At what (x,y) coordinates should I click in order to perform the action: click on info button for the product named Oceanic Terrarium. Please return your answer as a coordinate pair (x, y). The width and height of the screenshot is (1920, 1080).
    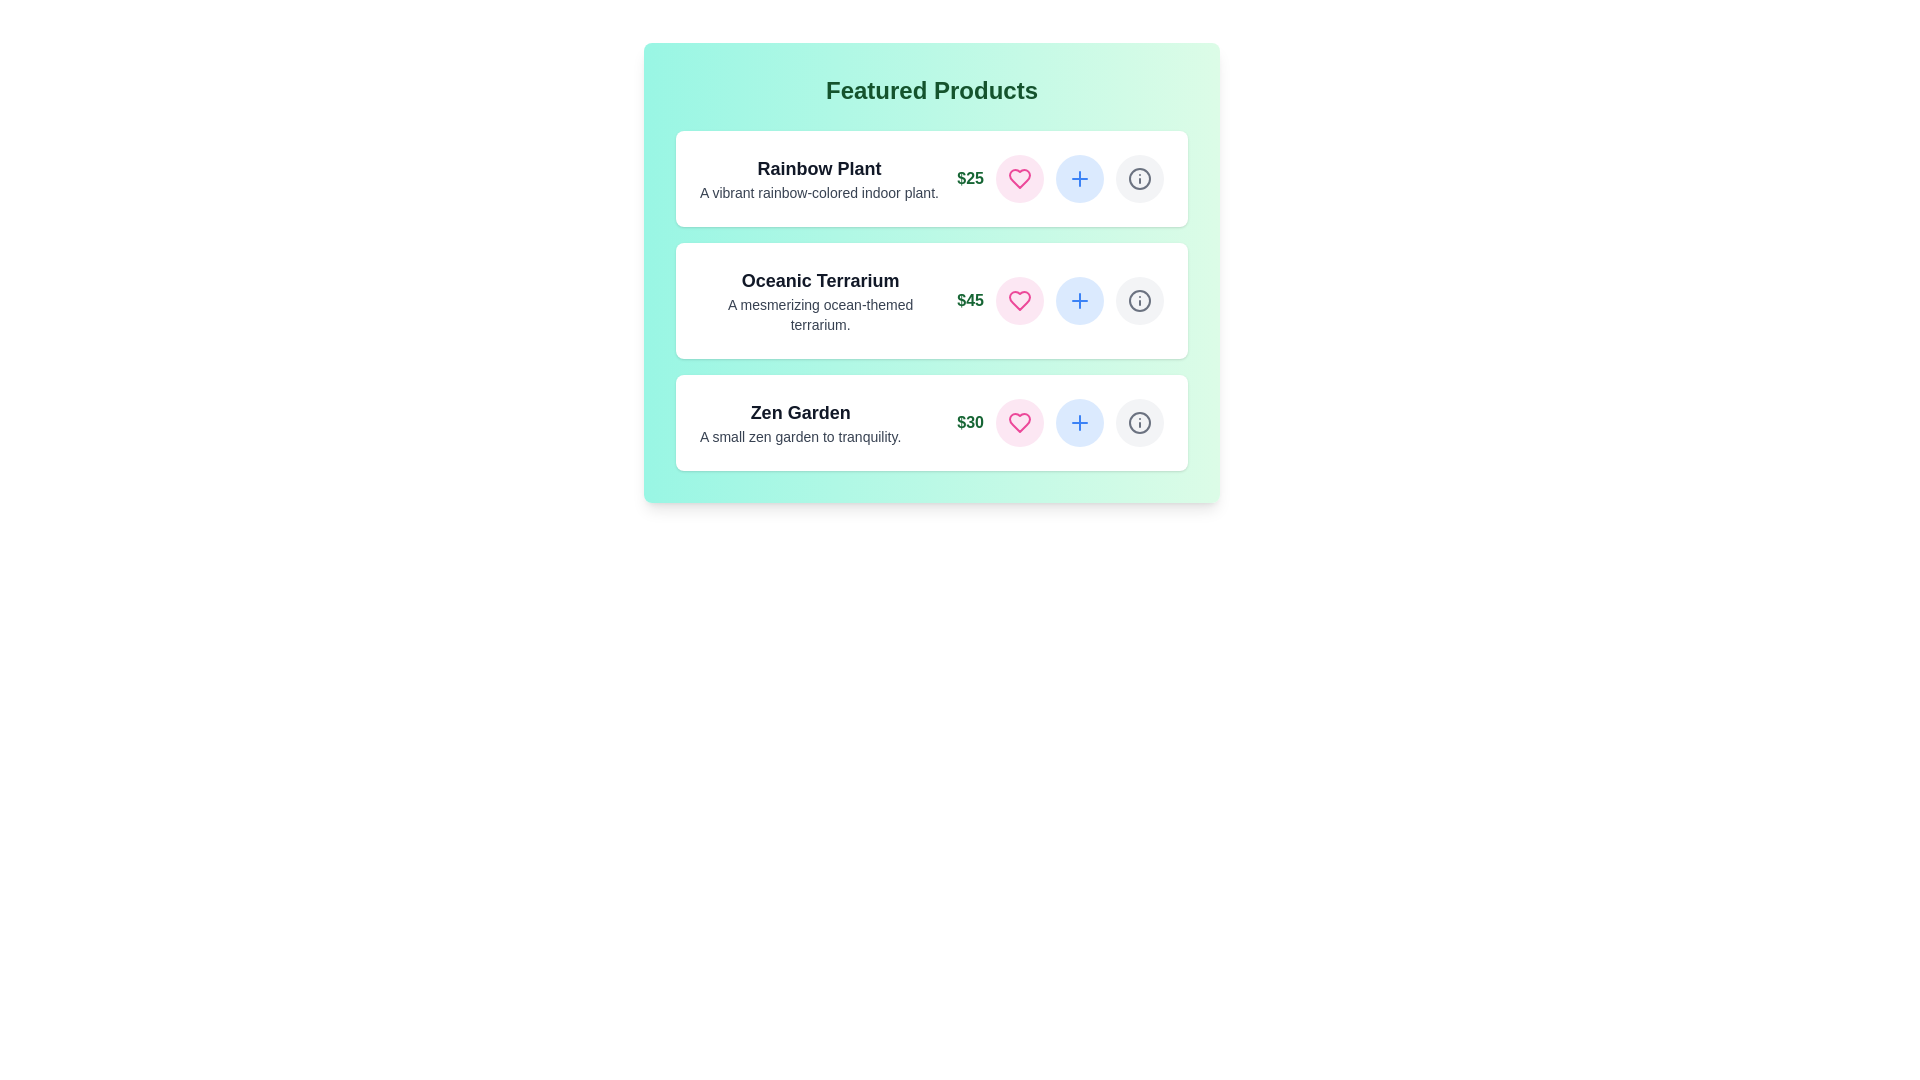
    Looking at the image, I should click on (1140, 300).